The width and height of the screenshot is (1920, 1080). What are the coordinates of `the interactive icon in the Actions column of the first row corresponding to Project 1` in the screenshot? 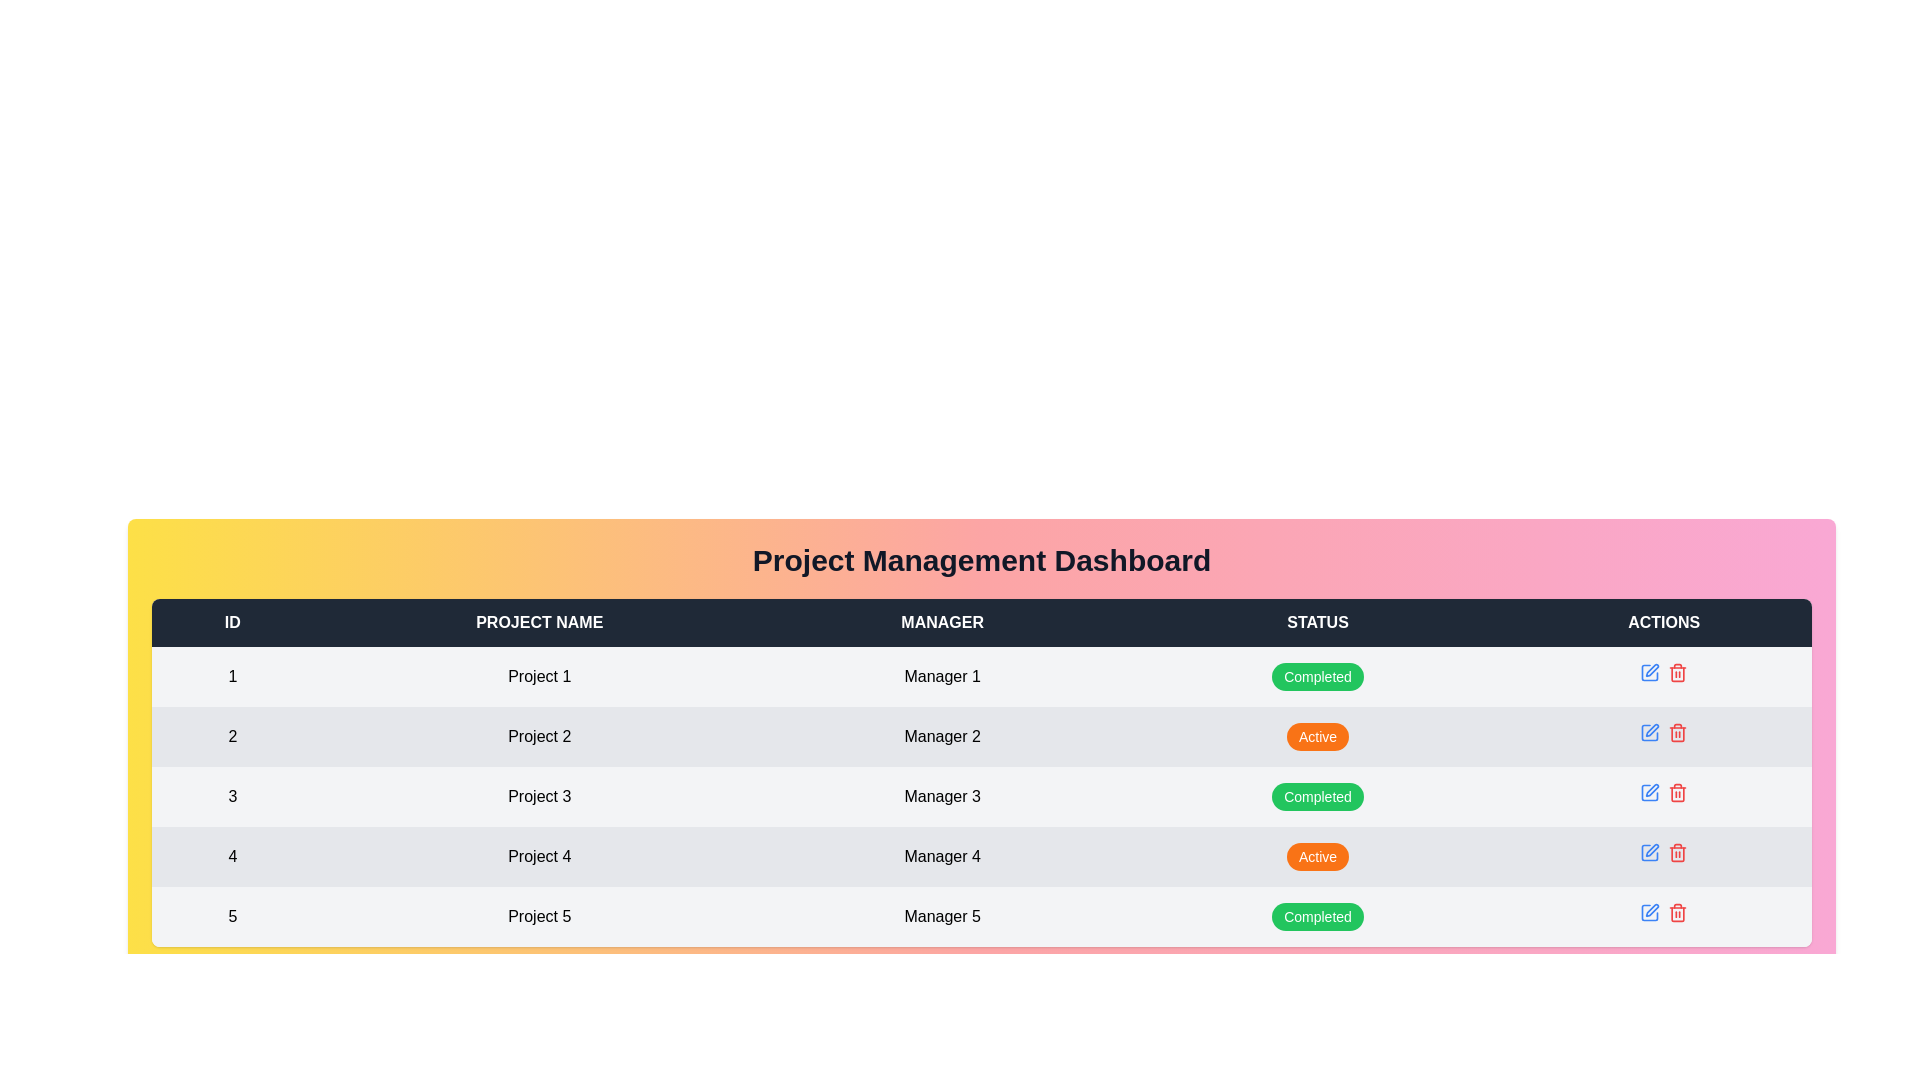 It's located at (1664, 672).